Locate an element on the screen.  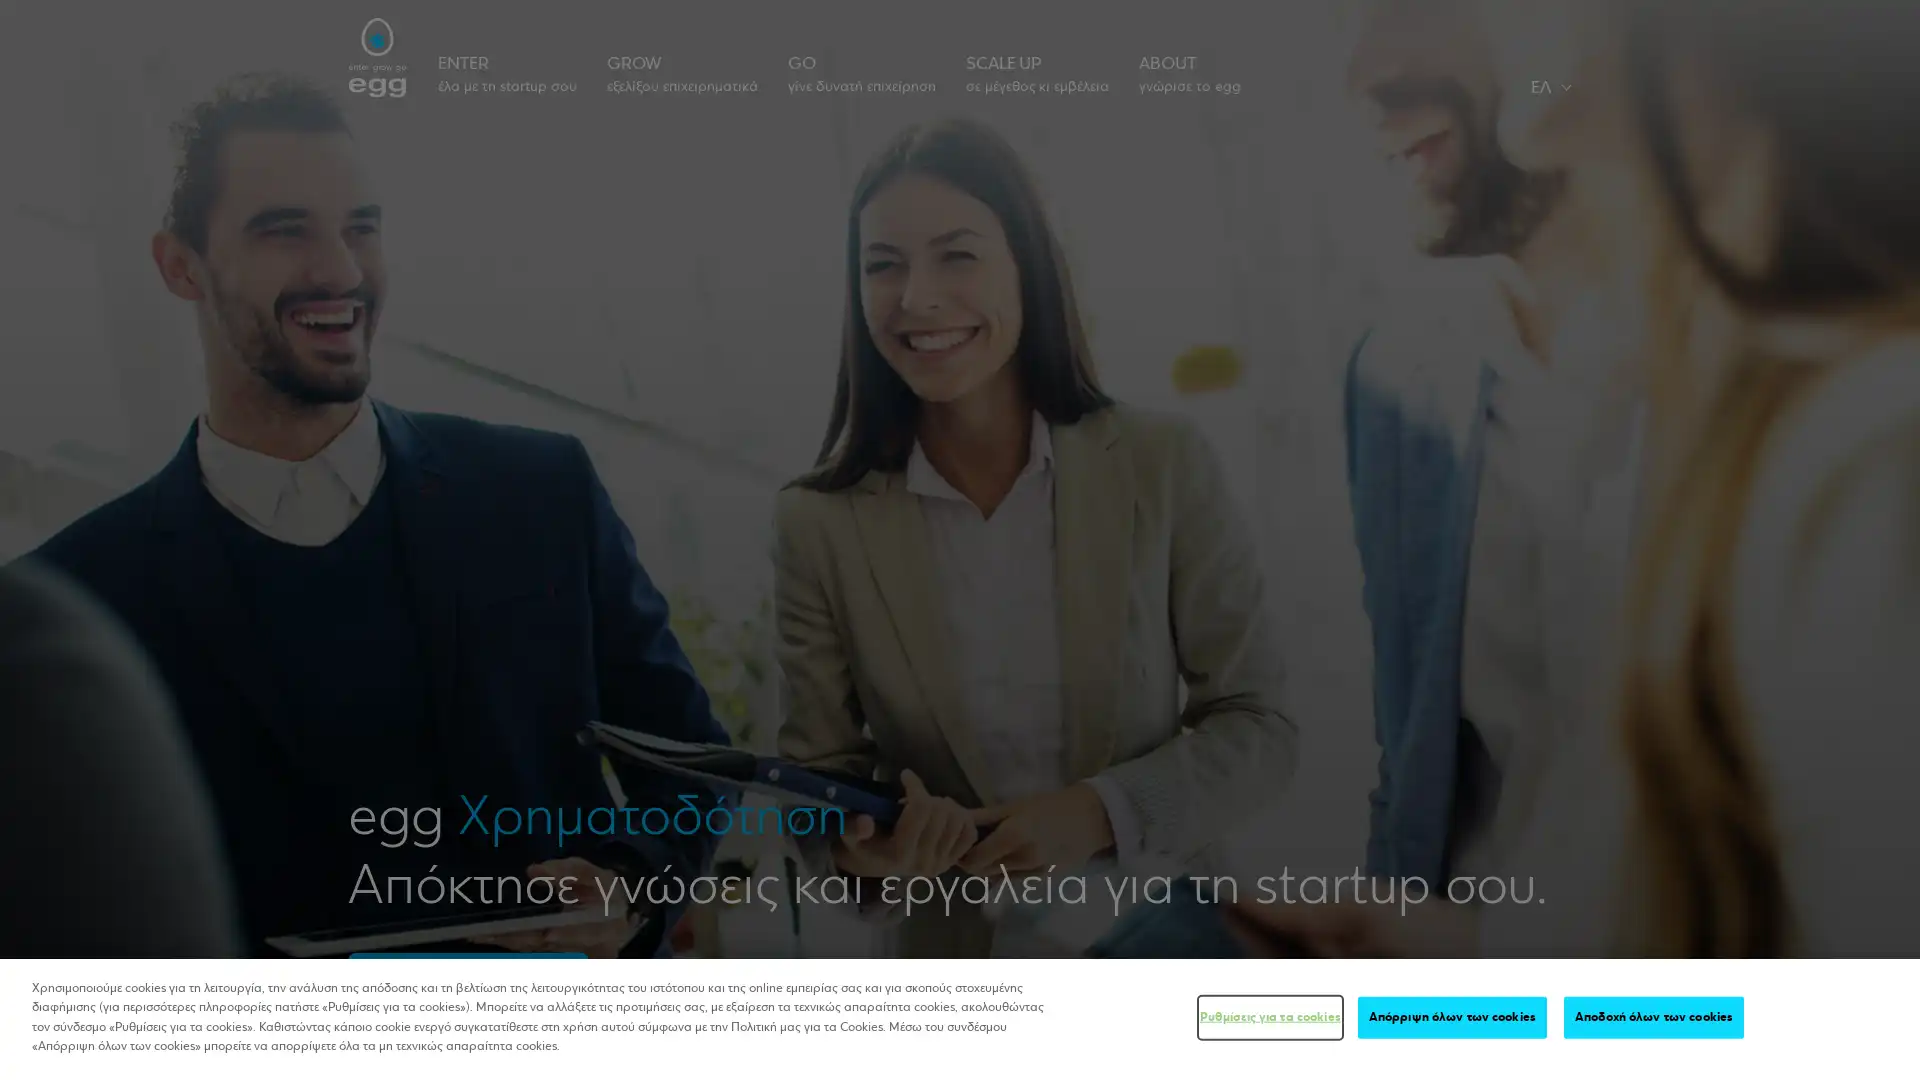
cookies is located at coordinates (1268, 1017).